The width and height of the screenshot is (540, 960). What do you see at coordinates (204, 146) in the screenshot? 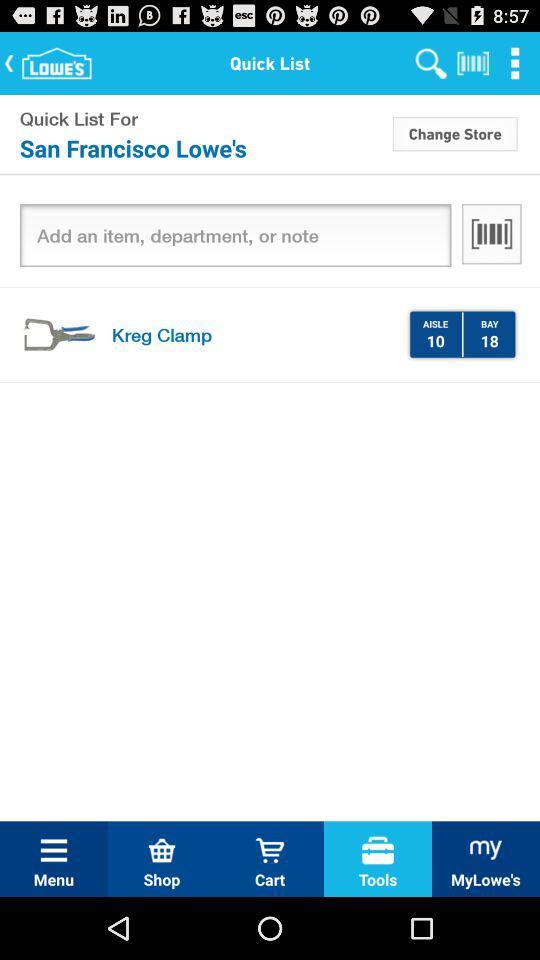
I see `san francisco lowe icon` at bounding box center [204, 146].